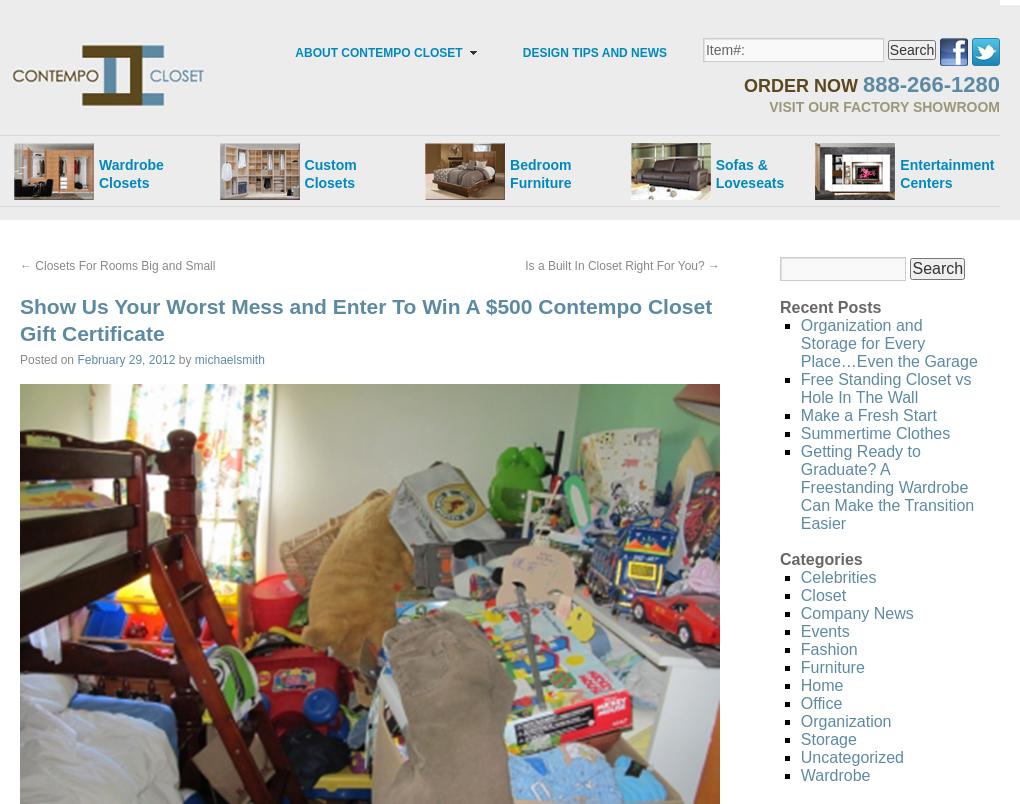  I want to click on 'by', so click(183, 357).